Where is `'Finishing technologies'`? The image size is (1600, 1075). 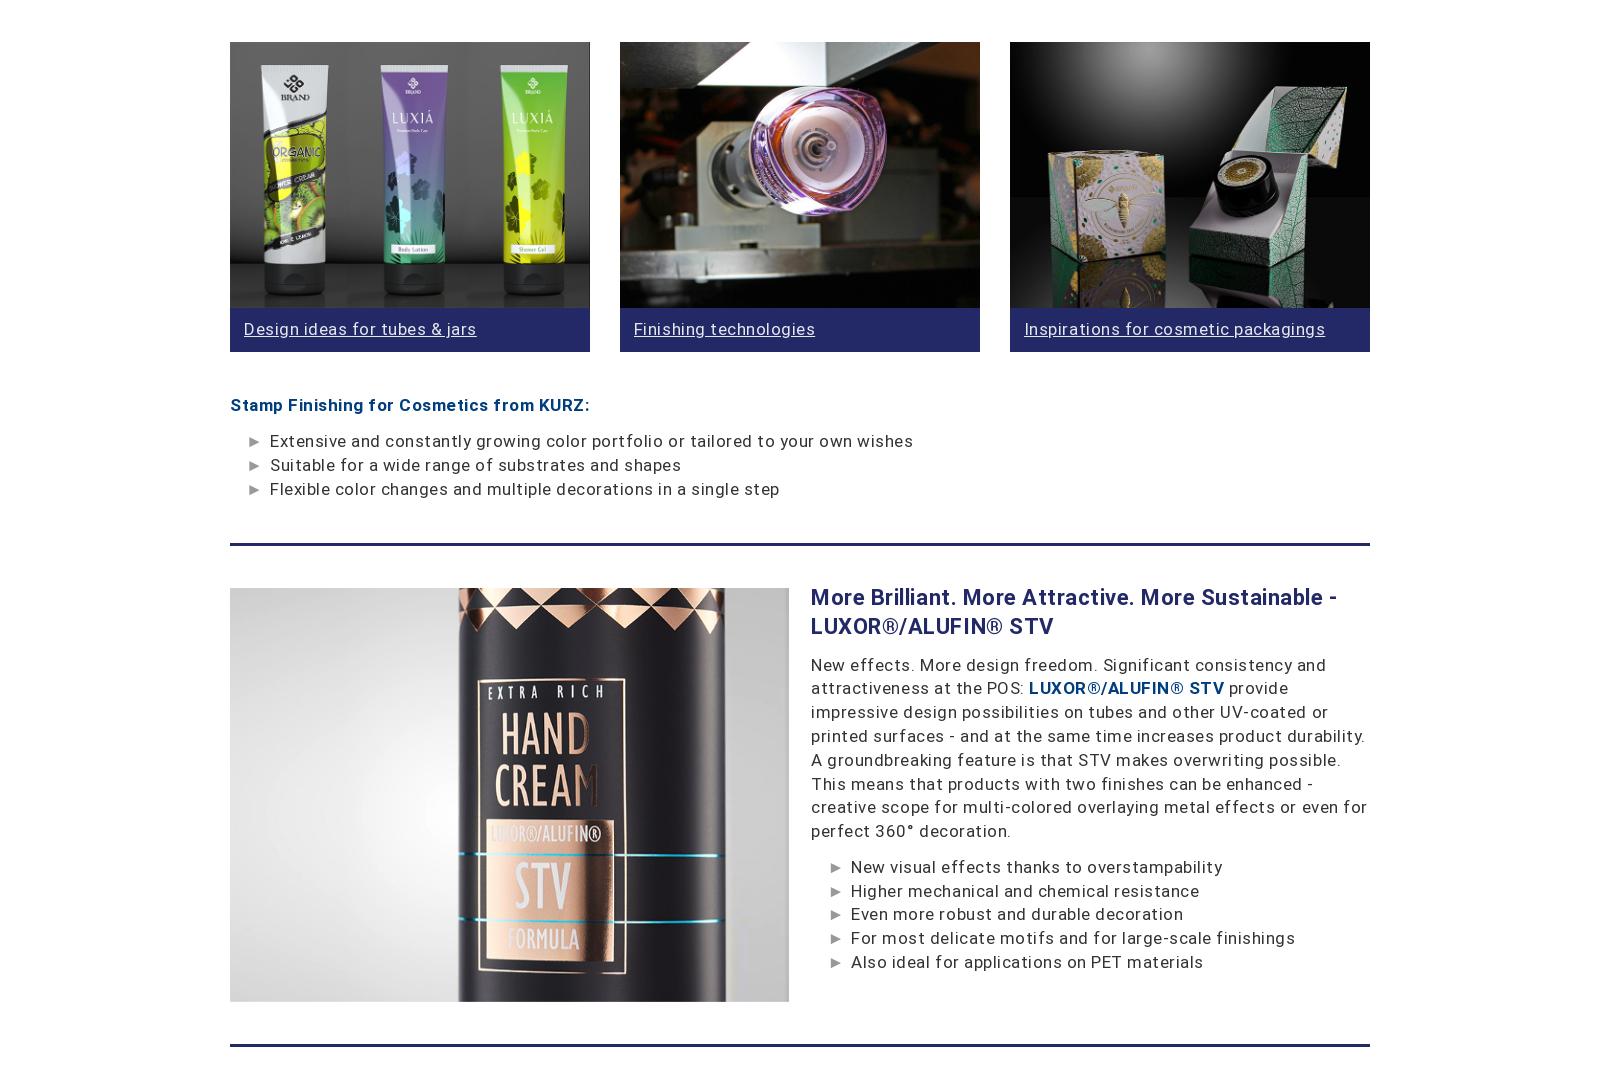
'Finishing technologies' is located at coordinates (724, 327).